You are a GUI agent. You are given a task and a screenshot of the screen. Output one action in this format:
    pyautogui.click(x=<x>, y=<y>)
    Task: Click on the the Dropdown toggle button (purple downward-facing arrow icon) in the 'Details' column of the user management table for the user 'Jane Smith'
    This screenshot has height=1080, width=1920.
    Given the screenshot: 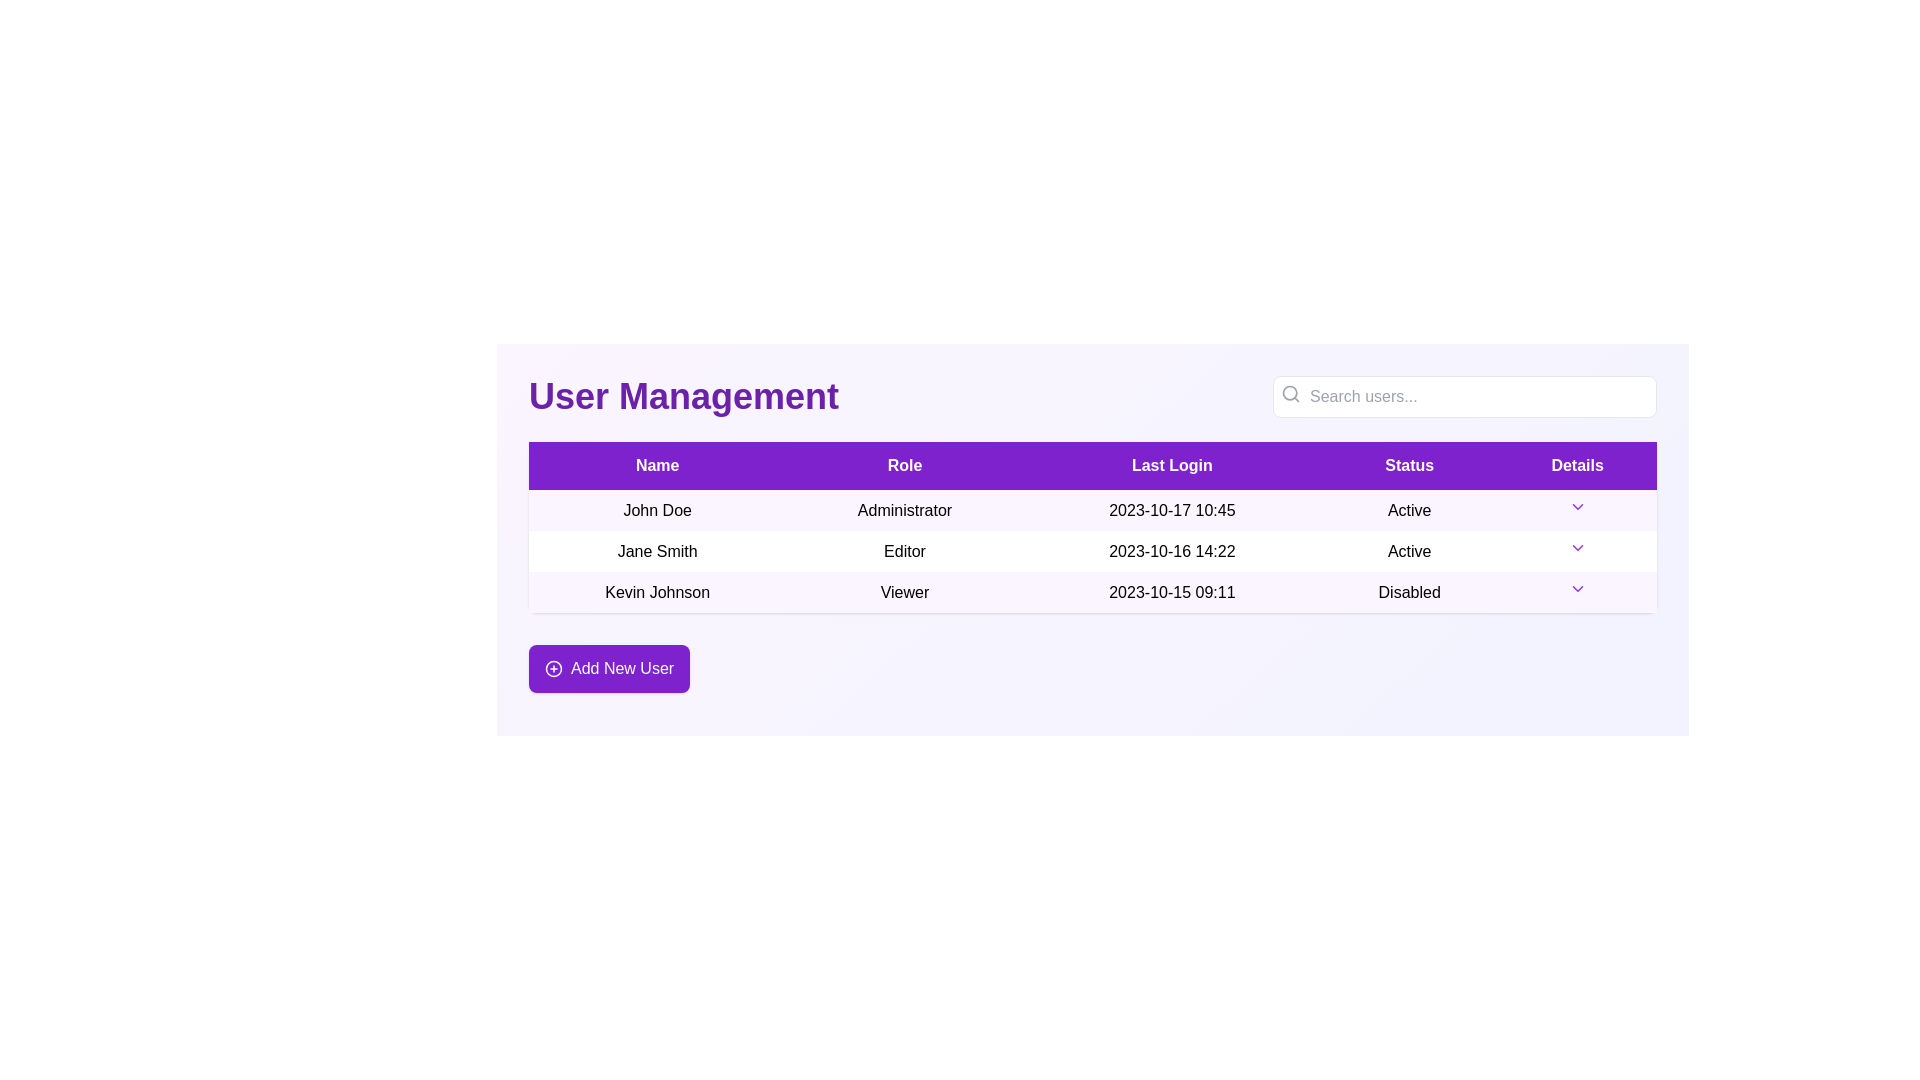 What is the action you would take?
    pyautogui.click(x=1576, y=551)
    